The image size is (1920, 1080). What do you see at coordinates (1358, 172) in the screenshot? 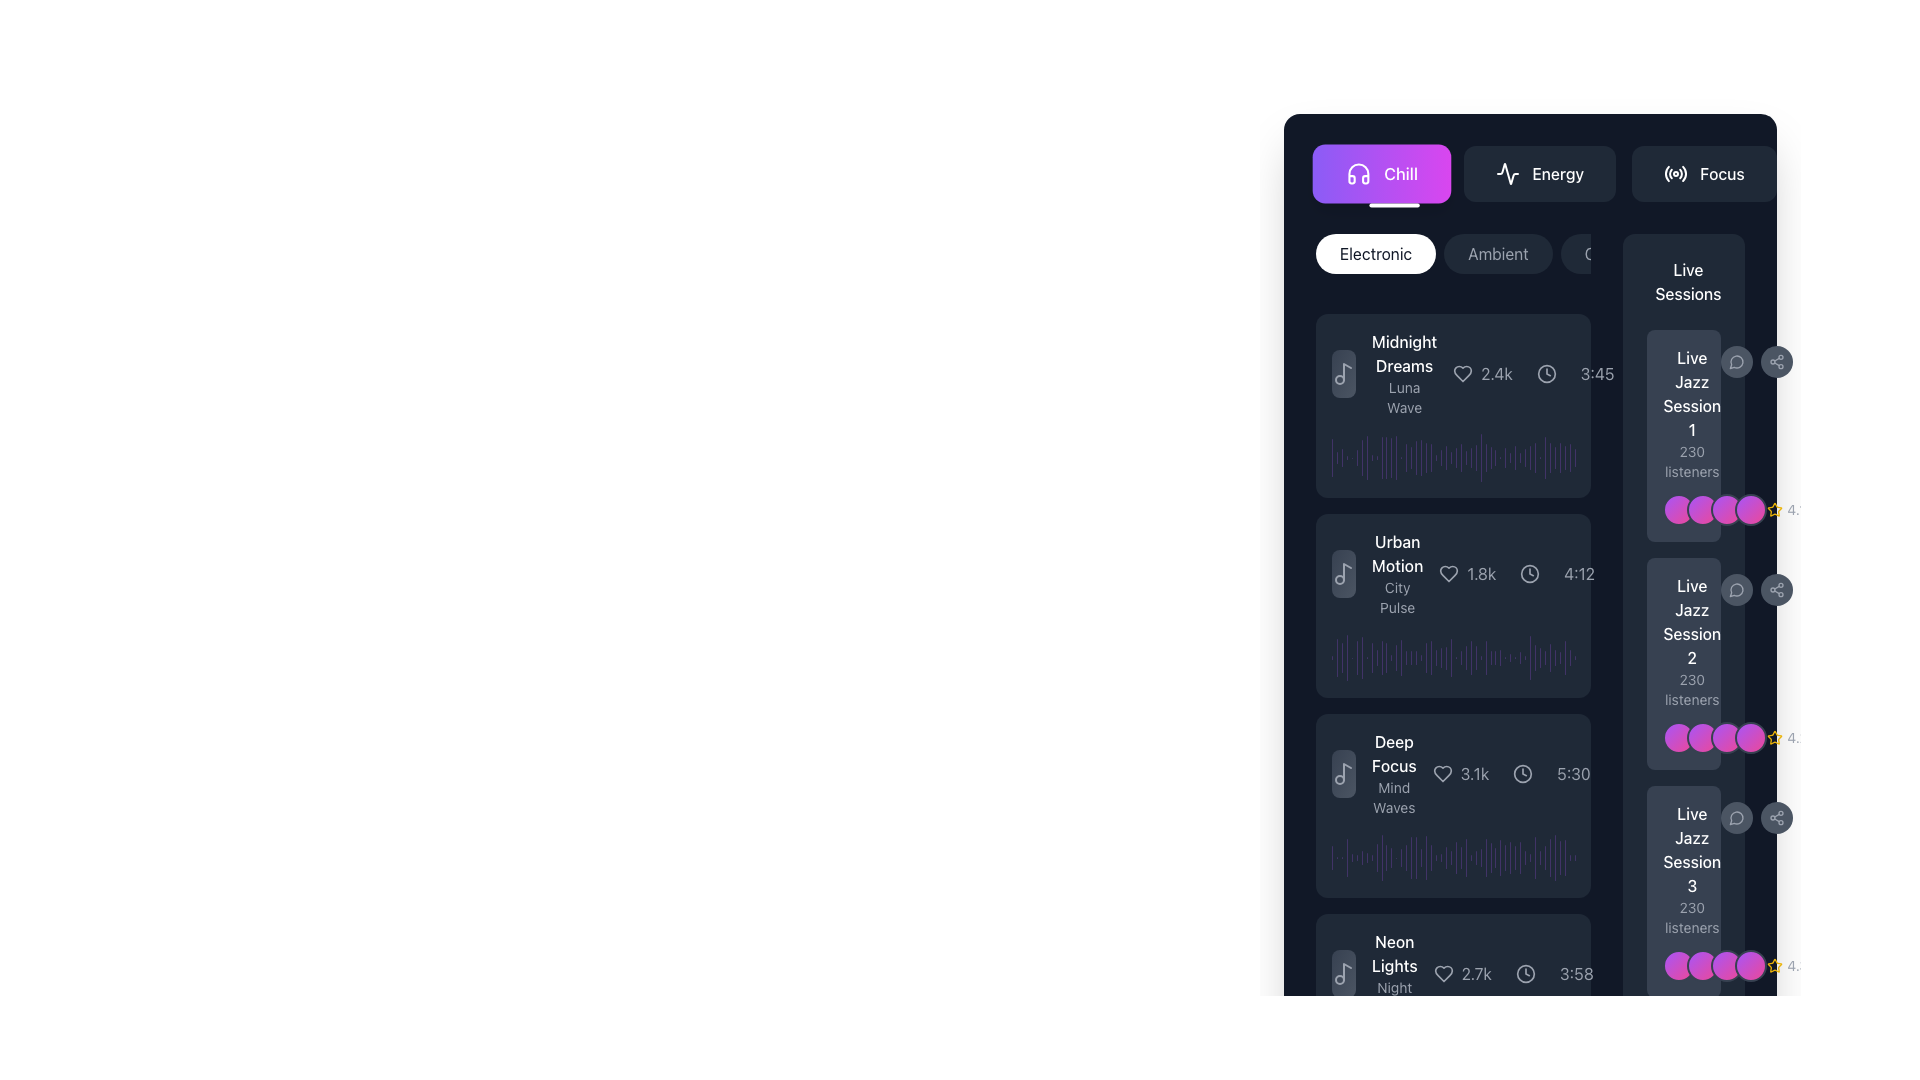
I see `the 'Chill' tab icon, which visually represents the tab's purpose and is located in the top section of the user interface` at bounding box center [1358, 172].